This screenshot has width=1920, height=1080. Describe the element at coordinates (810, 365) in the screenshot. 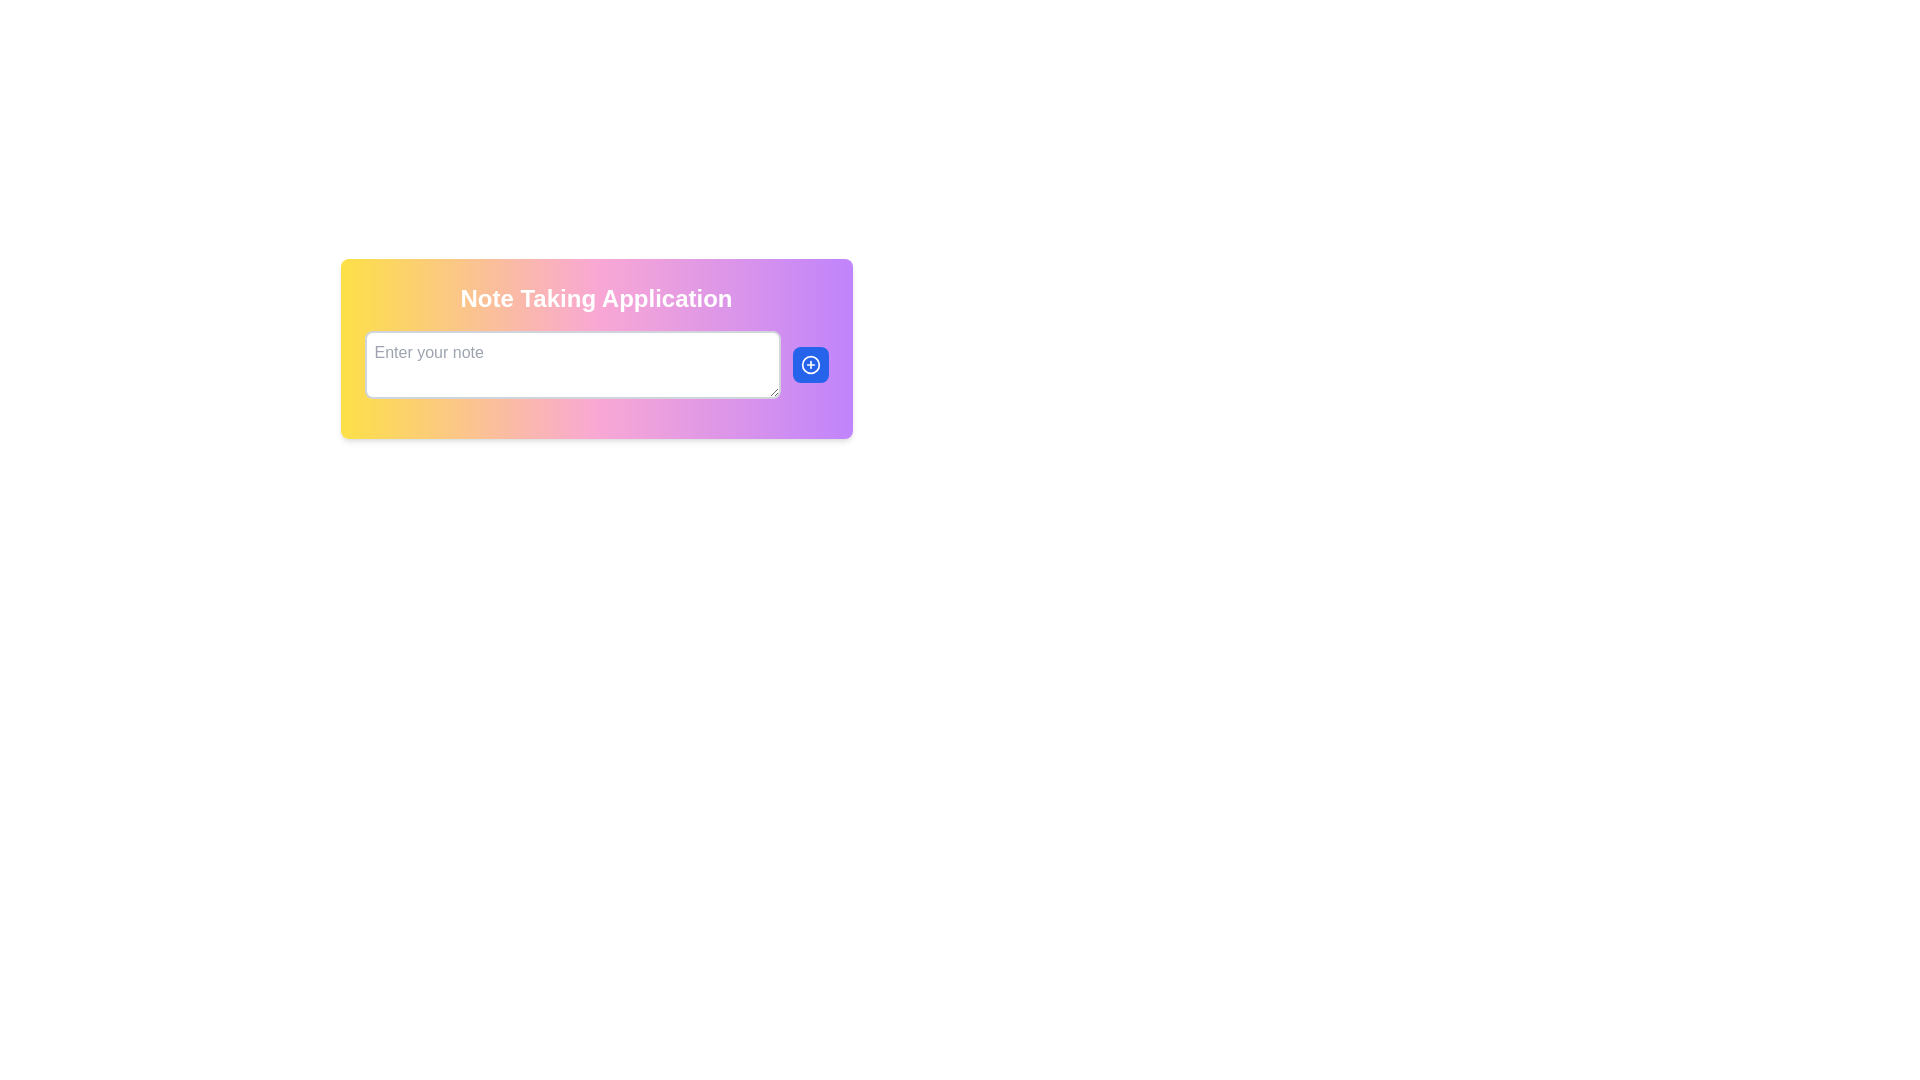

I see `the button with a blue background and a white circular plus icon, located to the right of the 'Enter your note' text input box, to change its color` at that location.